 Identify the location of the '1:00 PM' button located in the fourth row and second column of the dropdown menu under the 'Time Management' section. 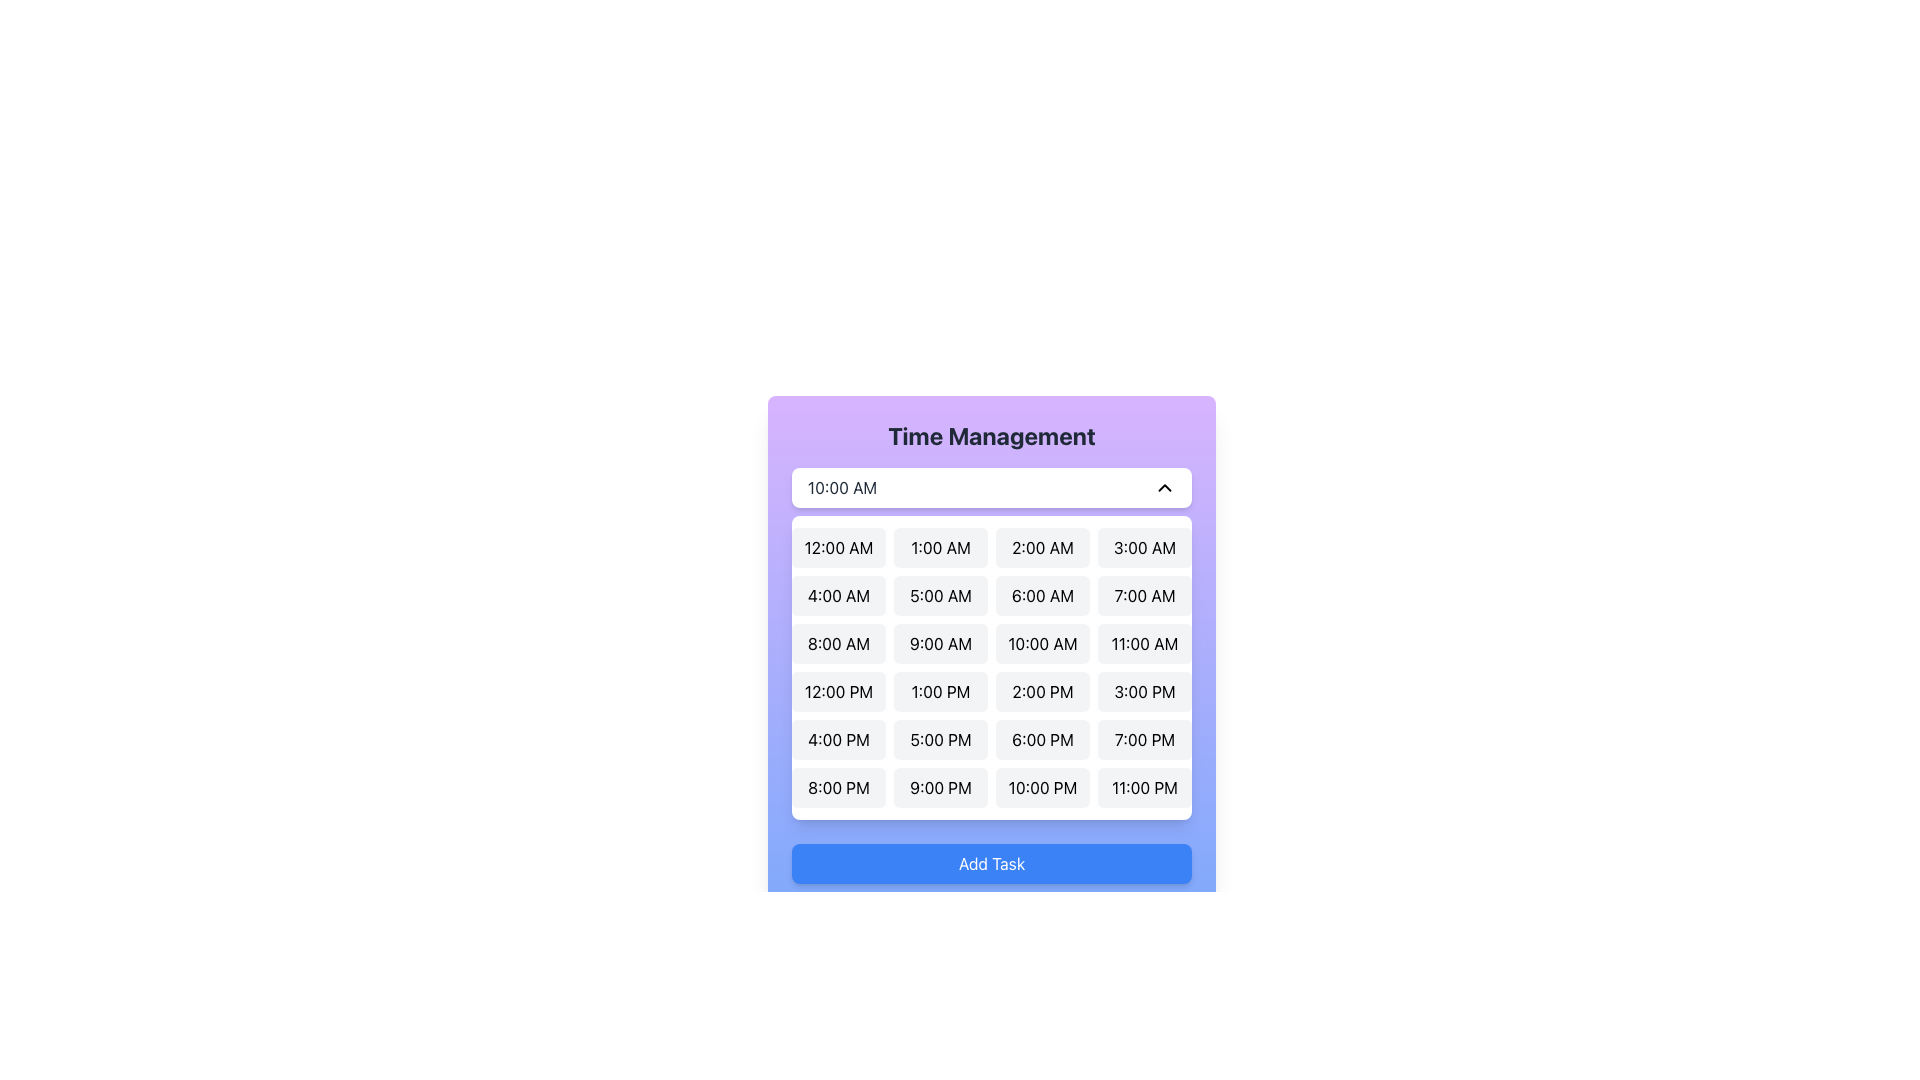
(939, 690).